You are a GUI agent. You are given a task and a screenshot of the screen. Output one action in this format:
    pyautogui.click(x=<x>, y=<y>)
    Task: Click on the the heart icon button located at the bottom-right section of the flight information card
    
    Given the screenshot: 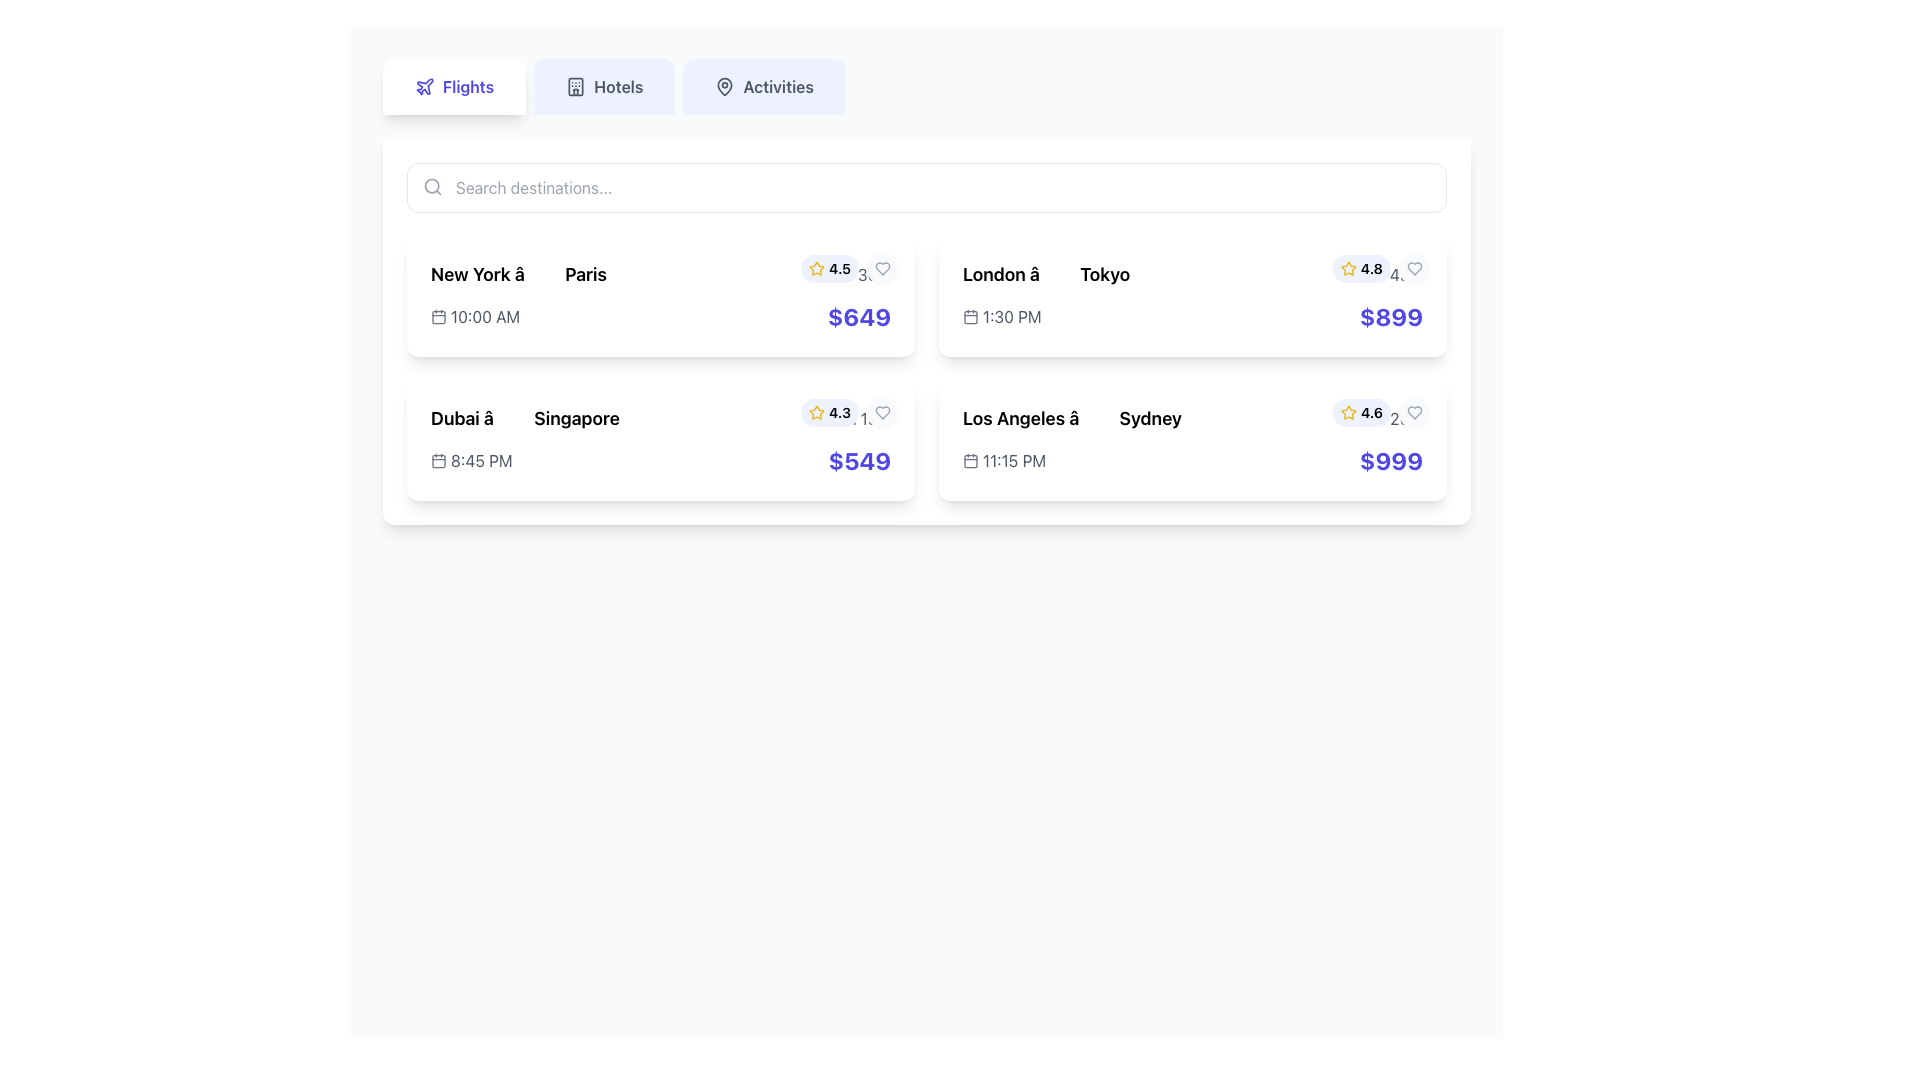 What is the action you would take?
    pyautogui.click(x=1414, y=268)
    